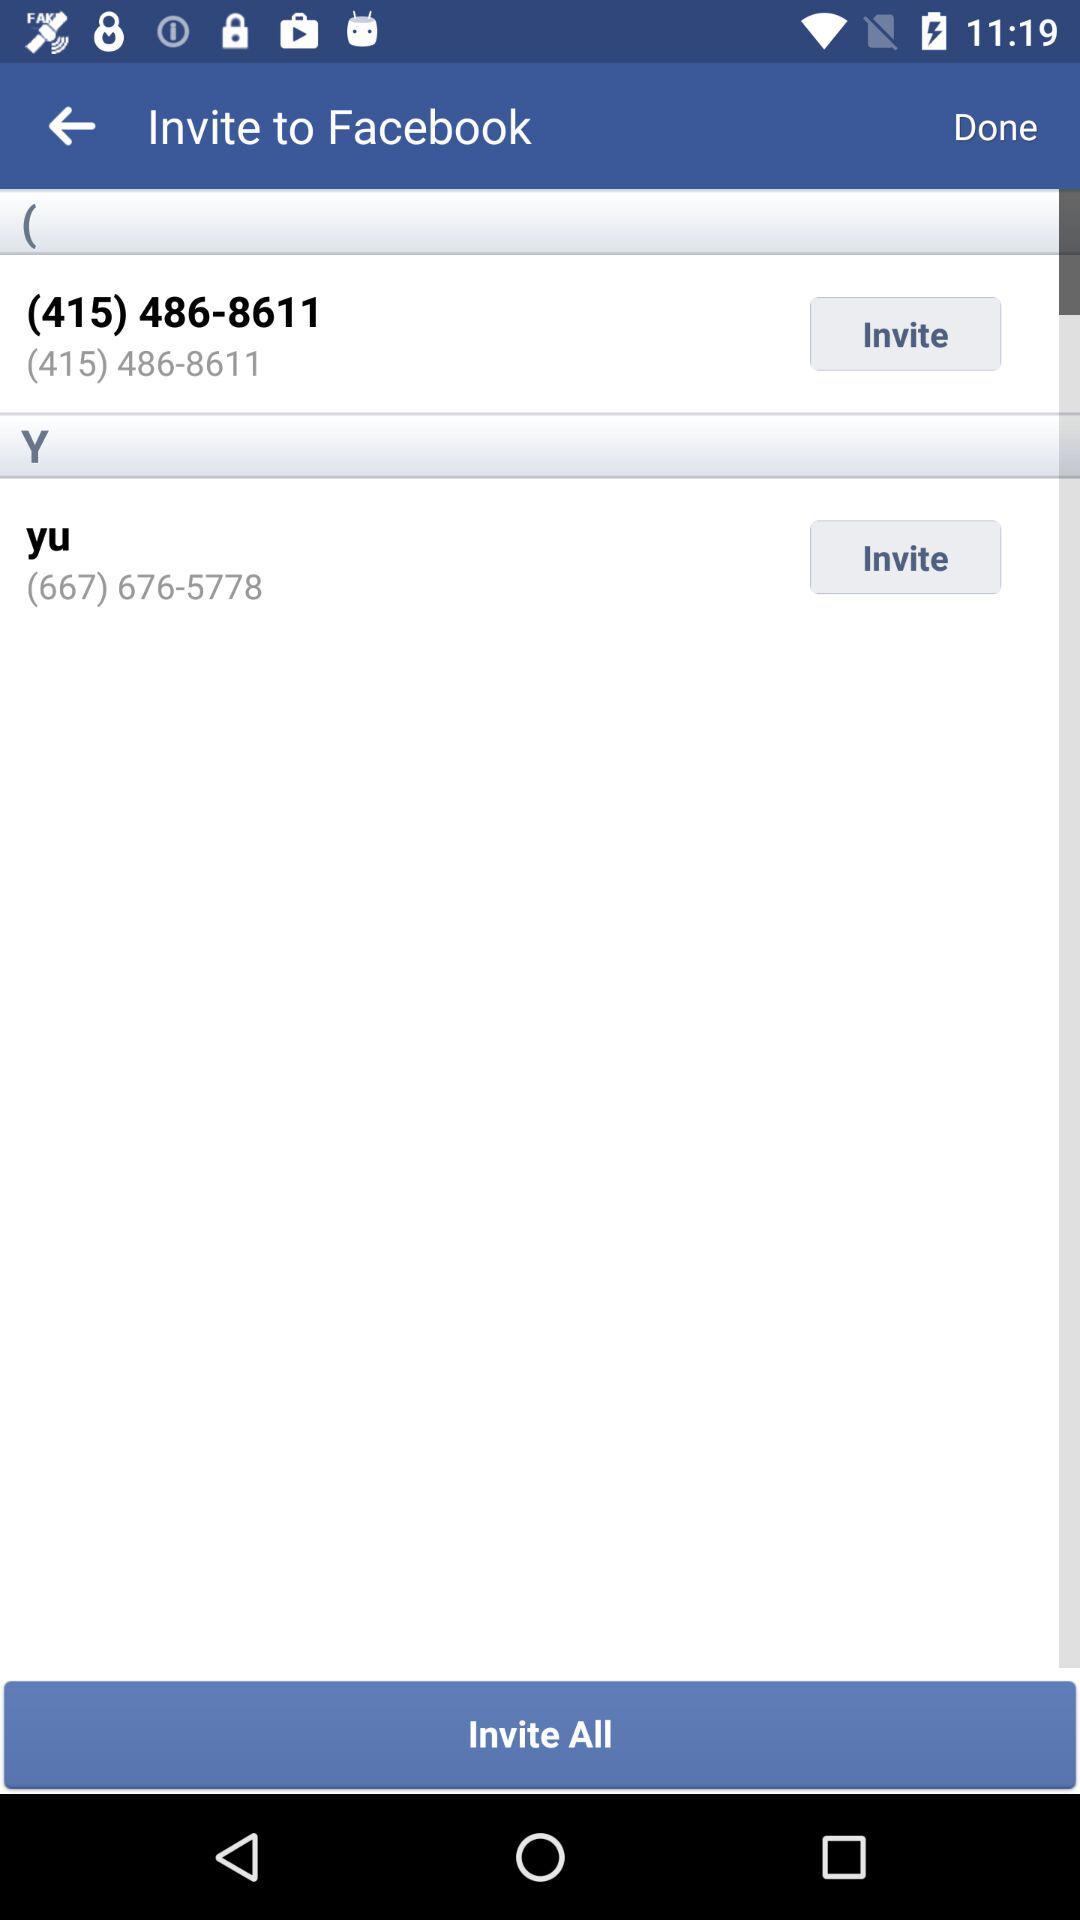 Image resolution: width=1080 pixels, height=1920 pixels. What do you see at coordinates (143, 584) in the screenshot?
I see `the item next to invite item` at bounding box center [143, 584].